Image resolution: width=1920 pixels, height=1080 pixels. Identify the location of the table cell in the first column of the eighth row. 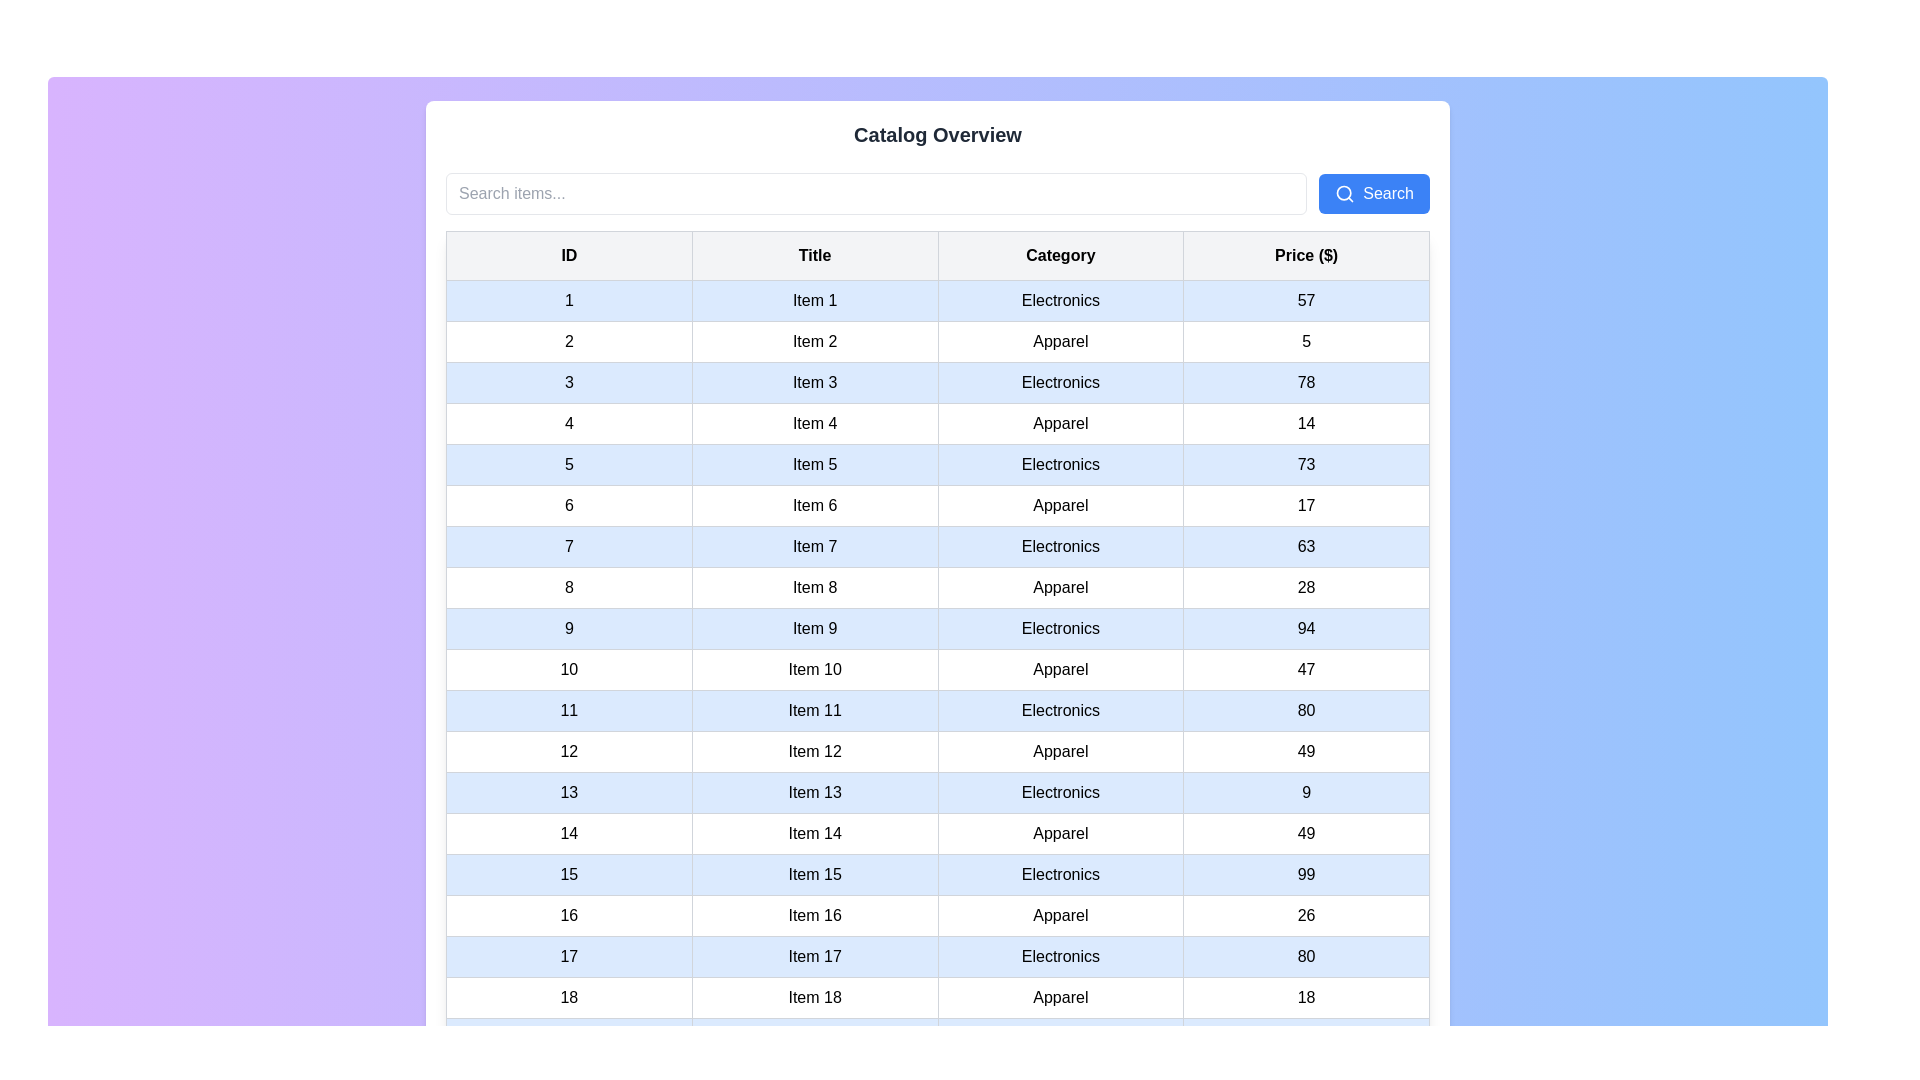
(568, 586).